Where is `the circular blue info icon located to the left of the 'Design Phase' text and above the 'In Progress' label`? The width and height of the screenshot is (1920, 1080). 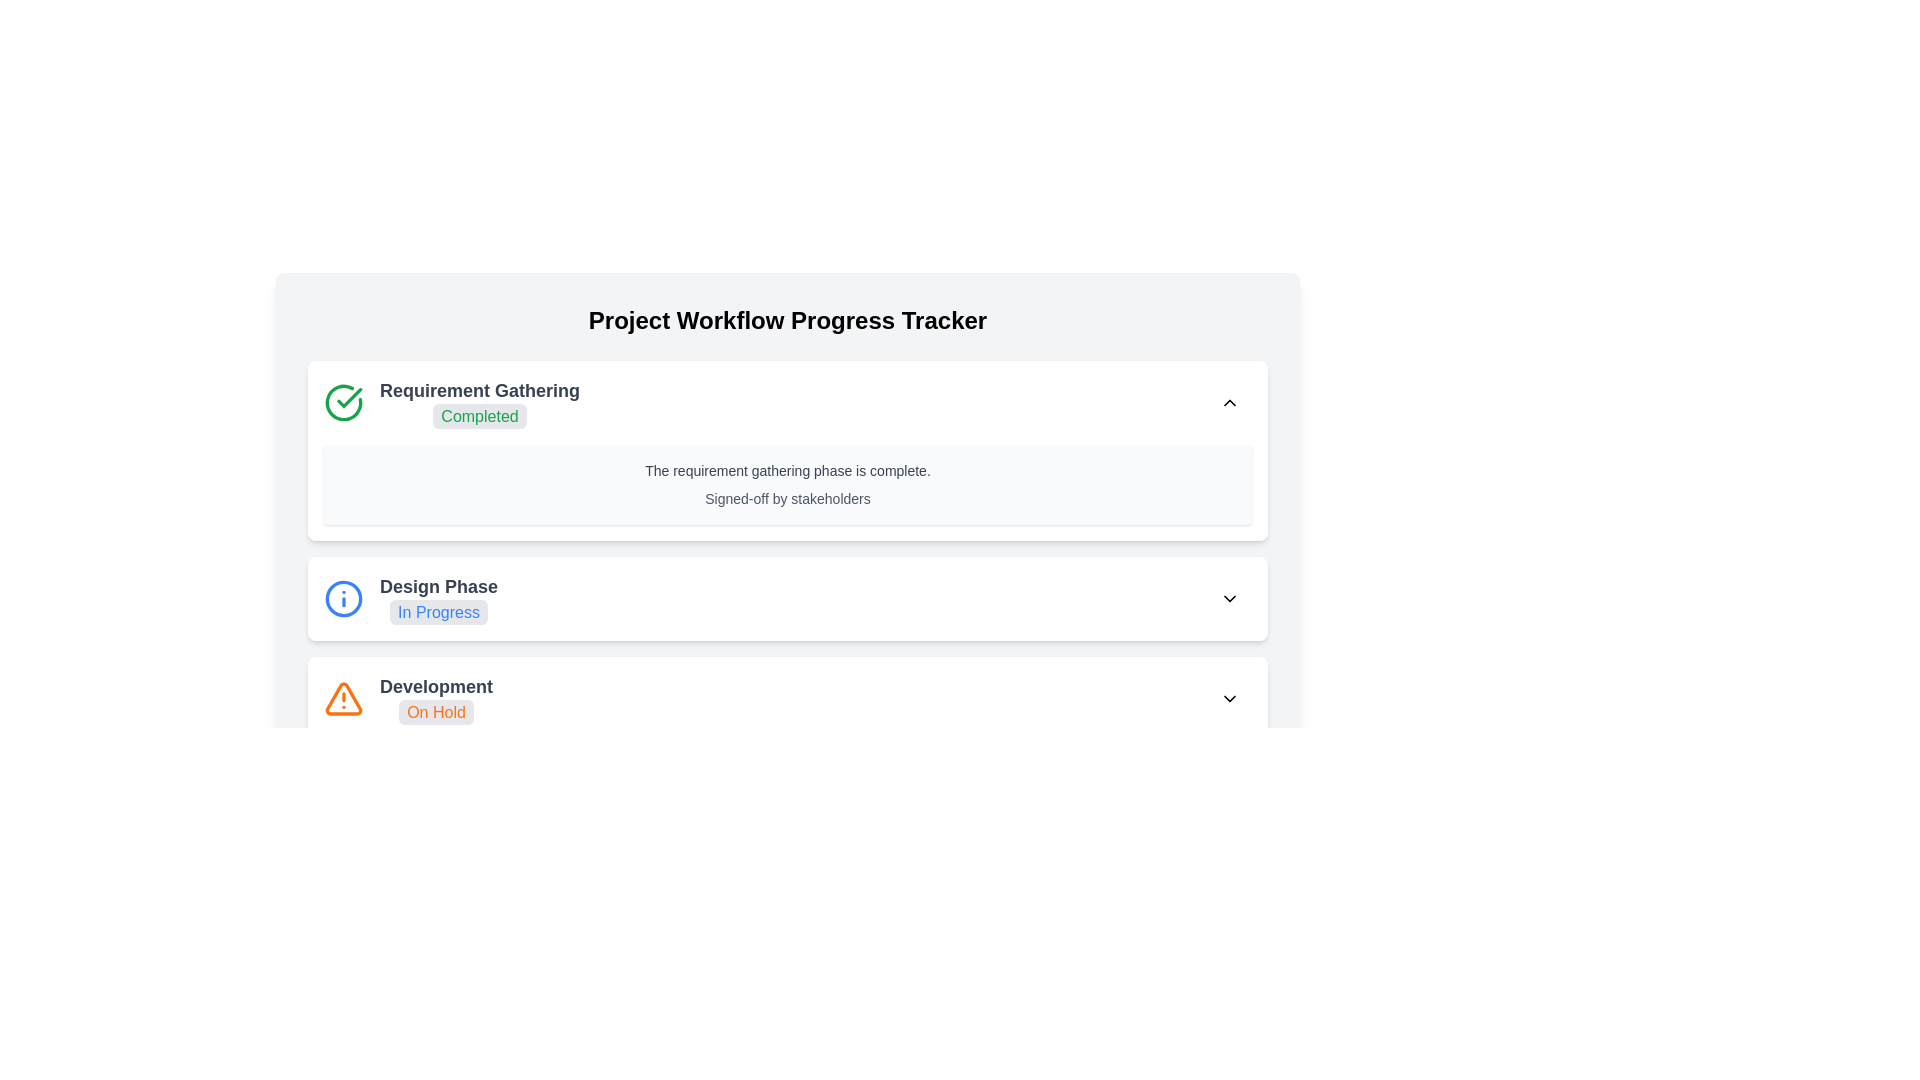
the circular blue info icon located to the left of the 'Design Phase' text and above the 'In Progress' label is located at coordinates (344, 597).